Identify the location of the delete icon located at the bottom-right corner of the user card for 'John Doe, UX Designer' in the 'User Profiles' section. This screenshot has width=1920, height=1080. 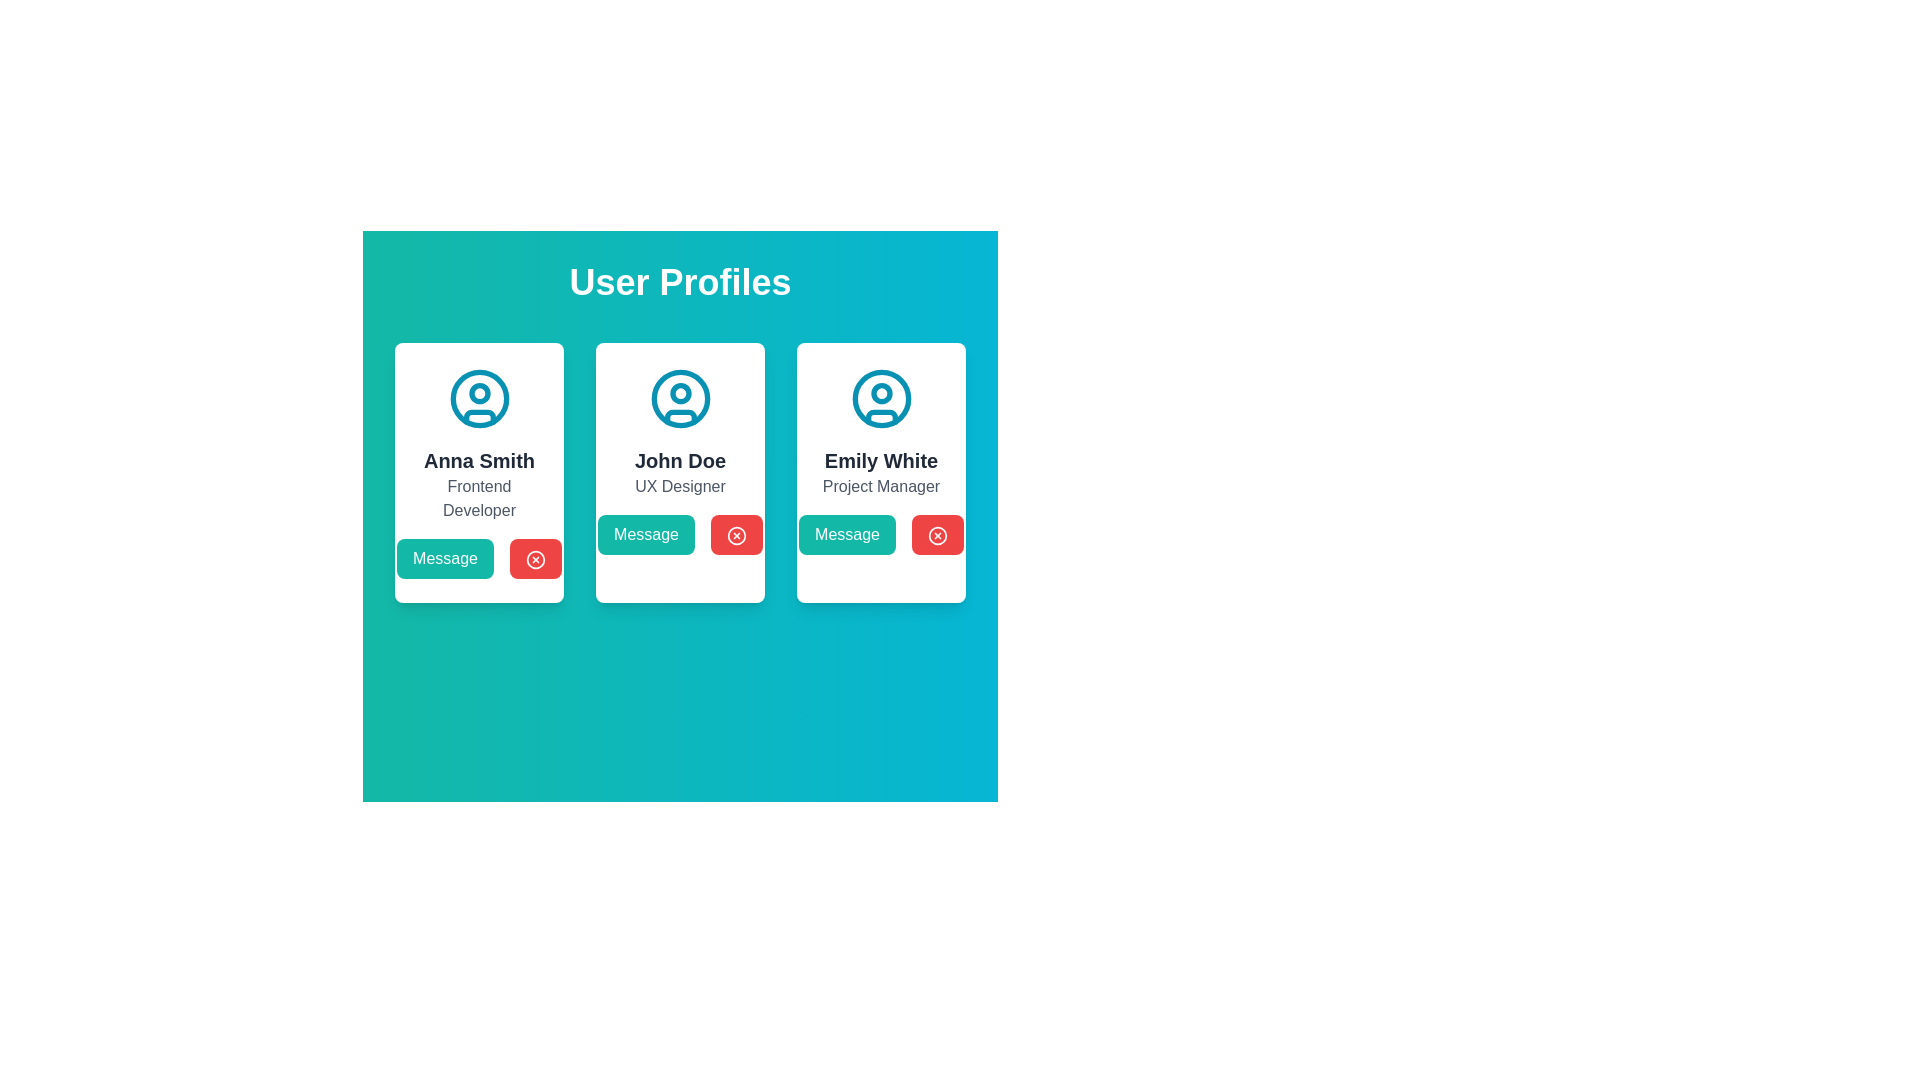
(735, 534).